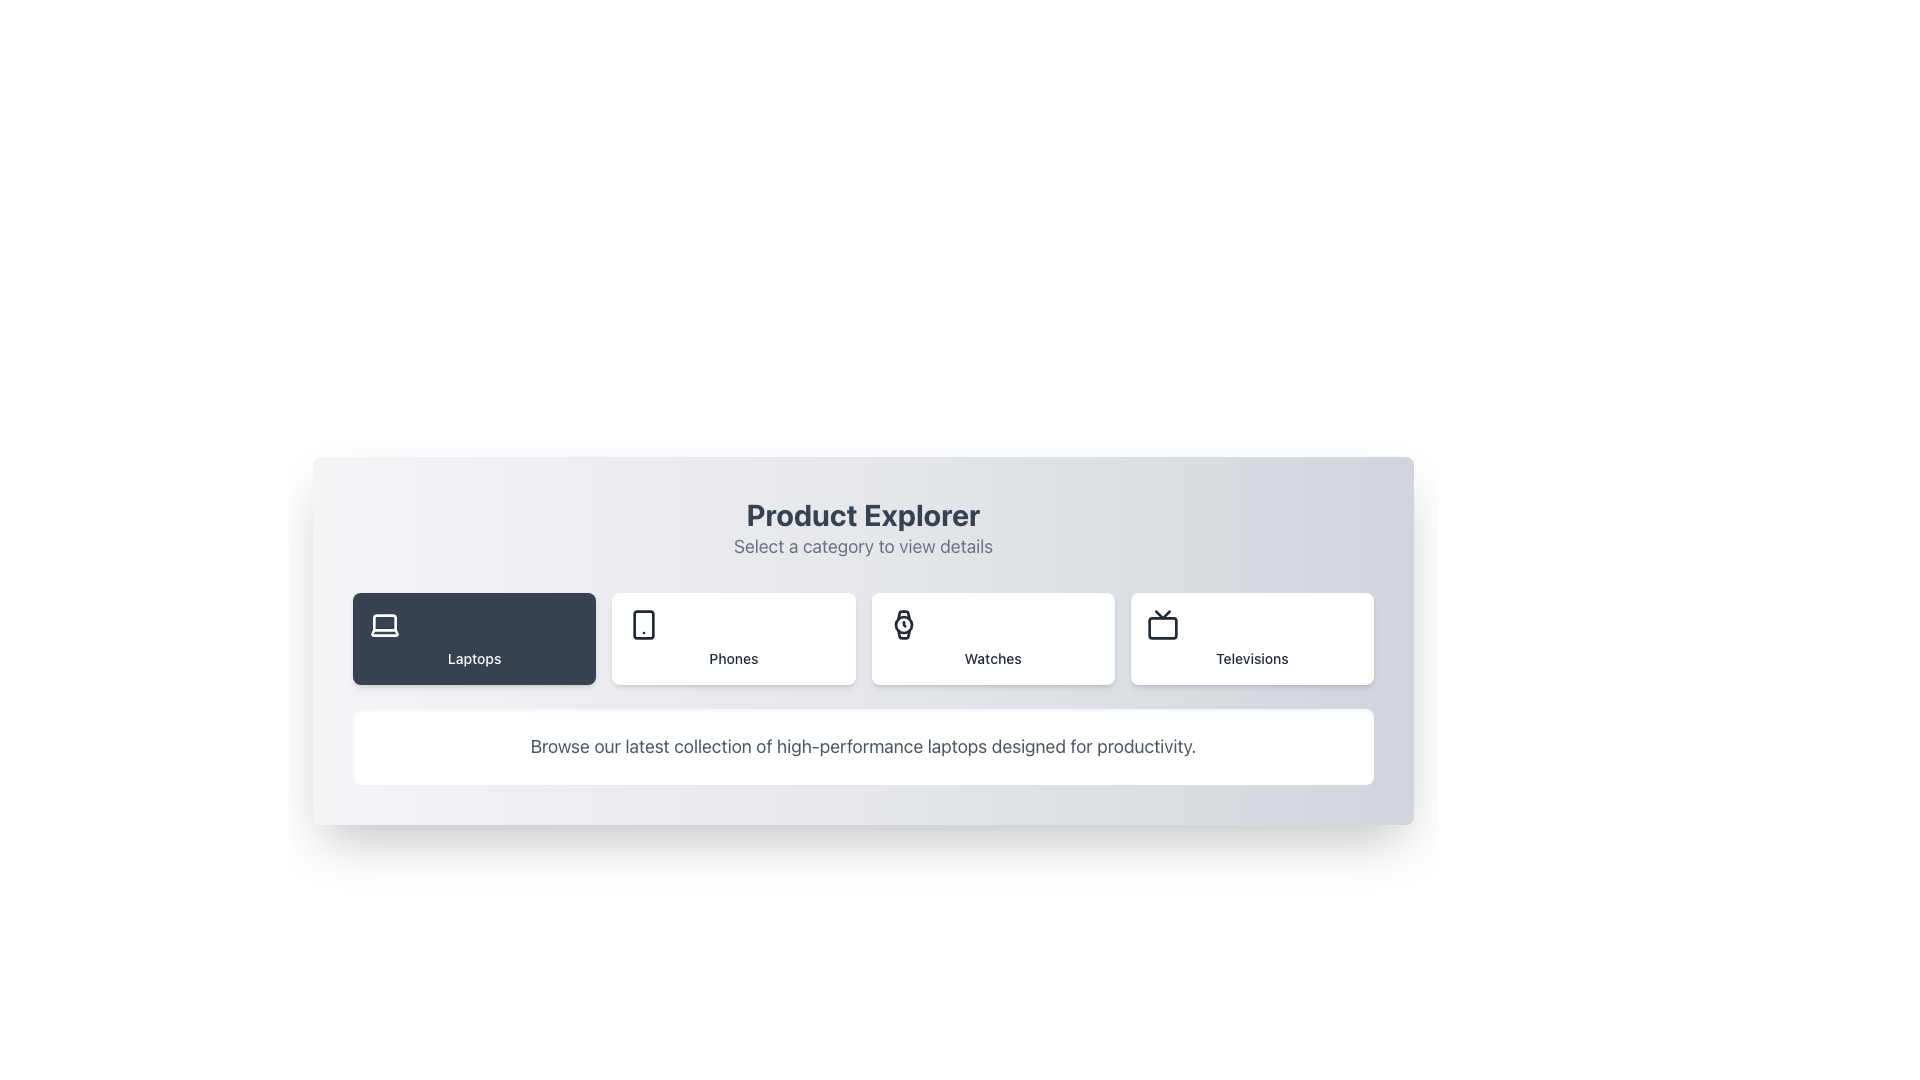 The height and width of the screenshot is (1080, 1920). I want to click on the text label displaying the message 'Select a category, so click(863, 547).